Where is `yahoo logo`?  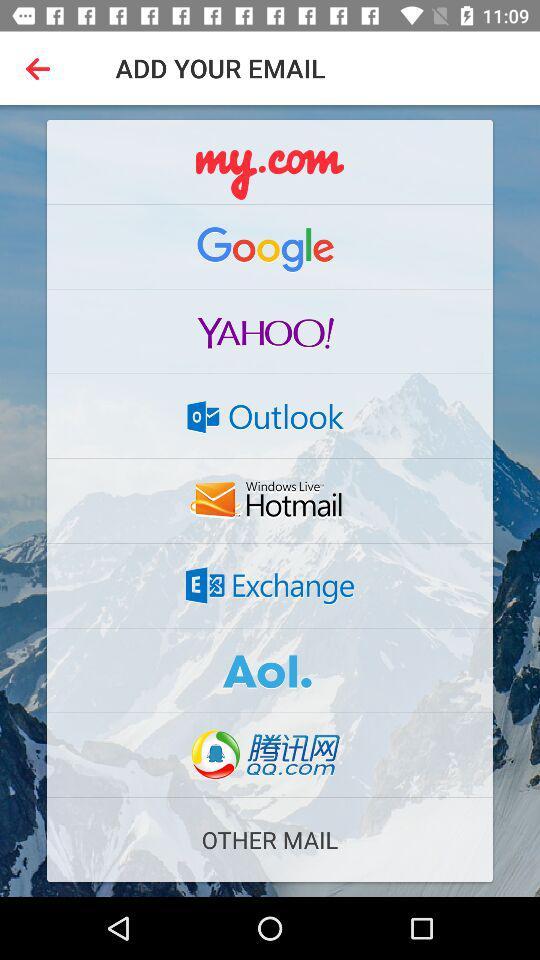
yahoo logo is located at coordinates (270, 331).